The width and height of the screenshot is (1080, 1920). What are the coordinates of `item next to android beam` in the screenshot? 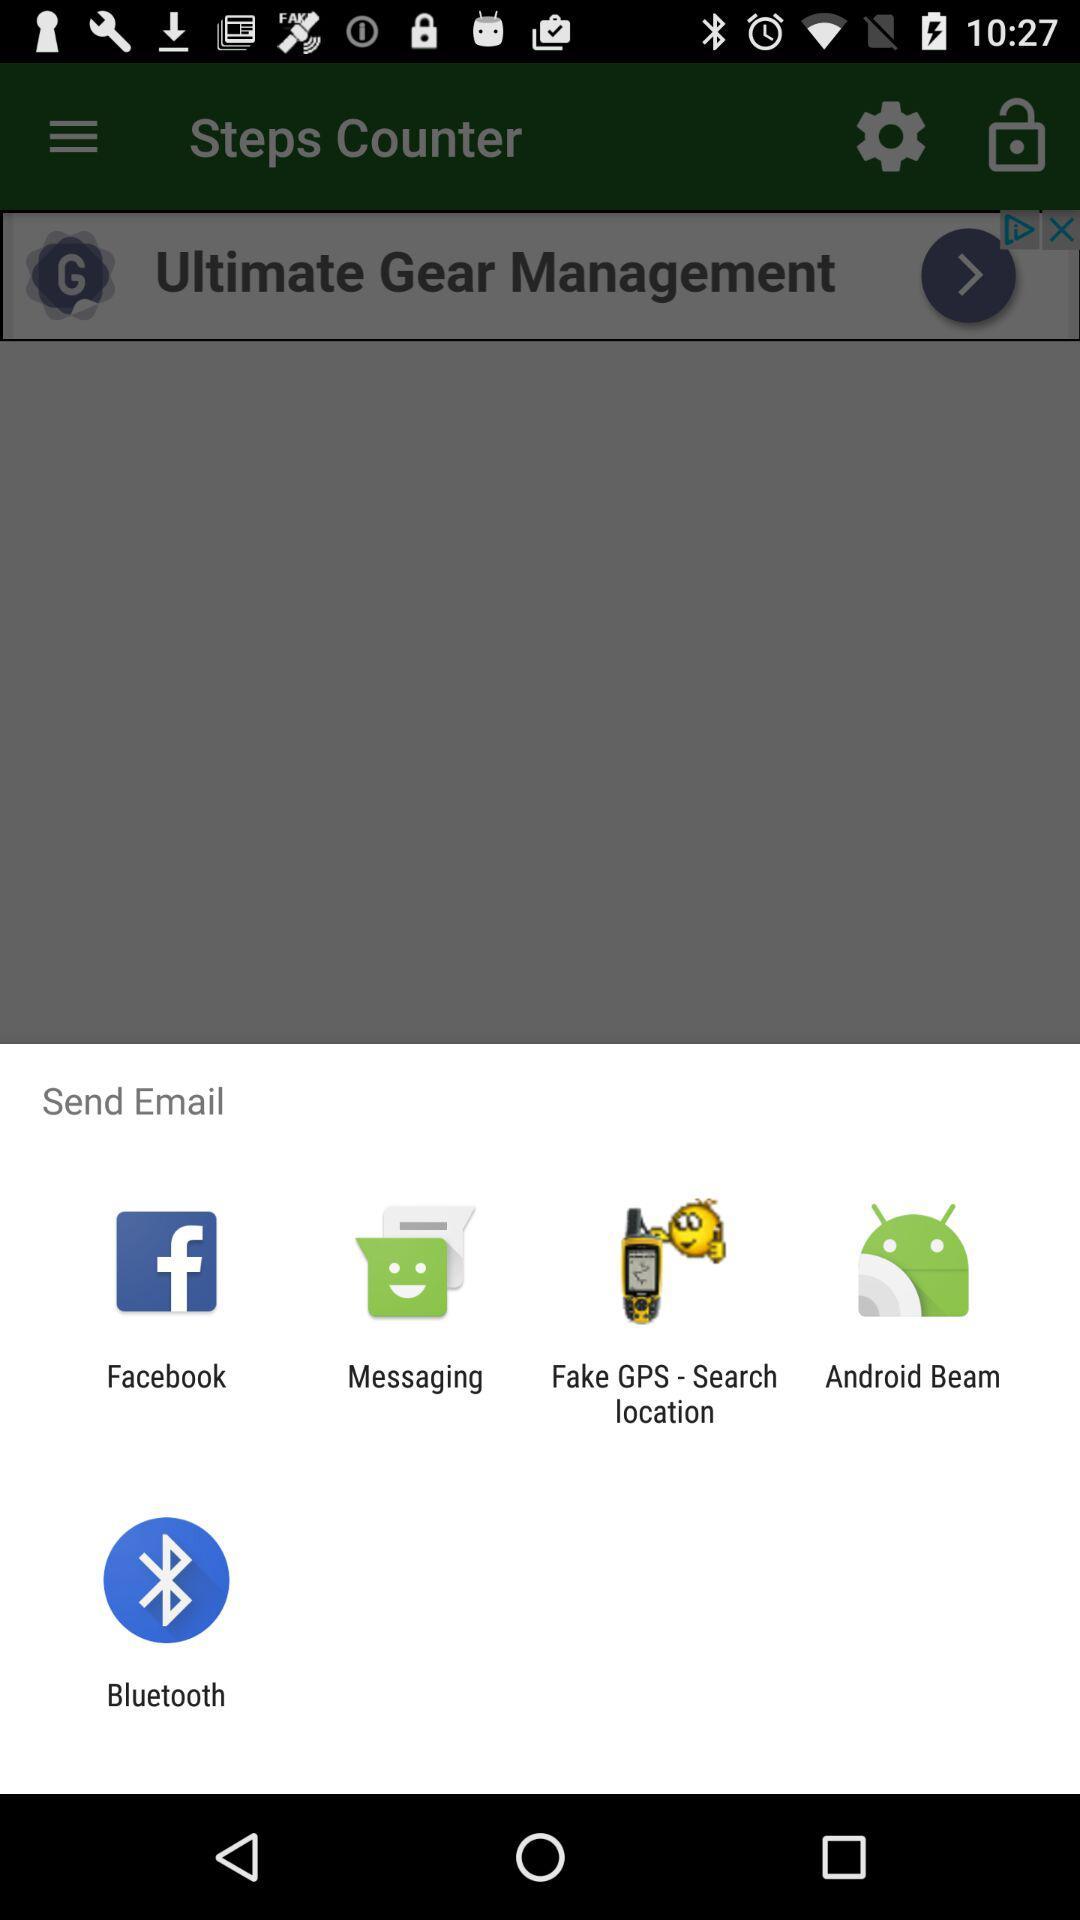 It's located at (664, 1392).